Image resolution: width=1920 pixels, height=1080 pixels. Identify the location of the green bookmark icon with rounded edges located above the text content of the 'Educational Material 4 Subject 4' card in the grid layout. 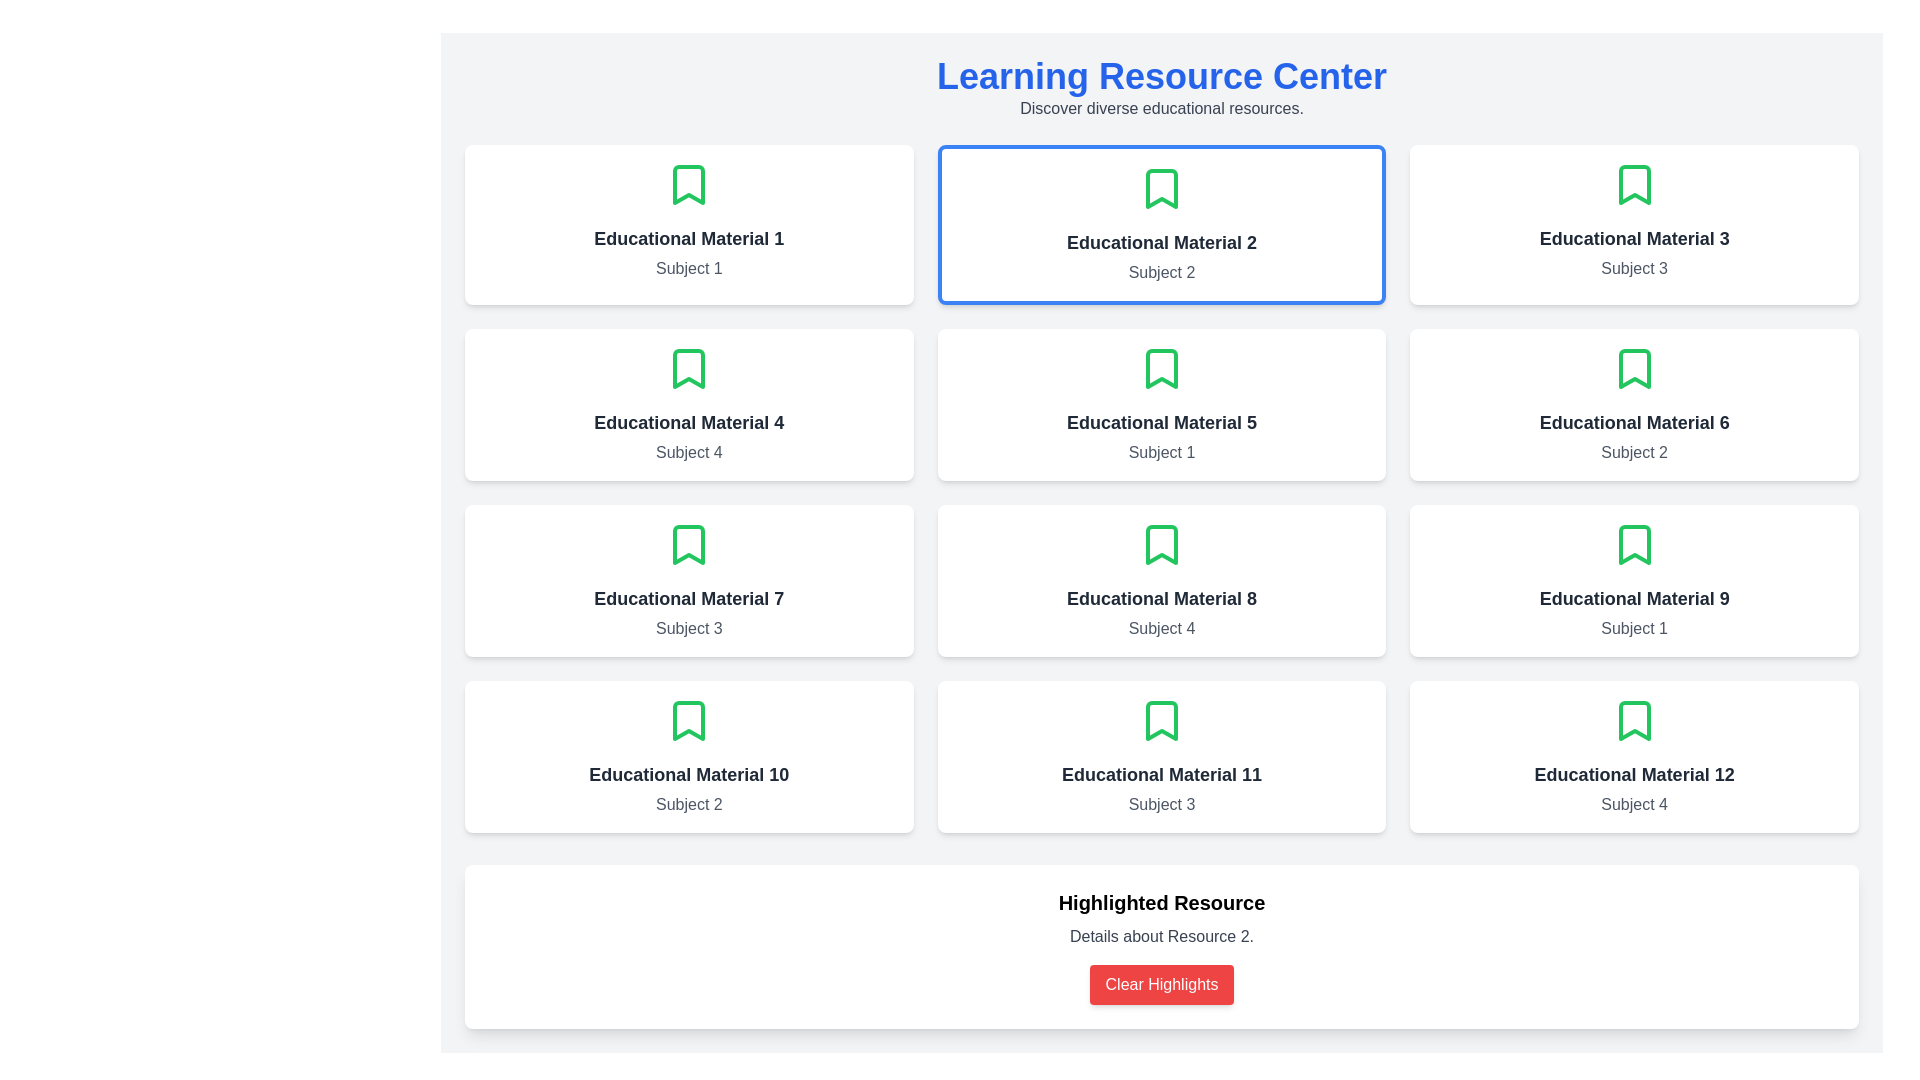
(689, 369).